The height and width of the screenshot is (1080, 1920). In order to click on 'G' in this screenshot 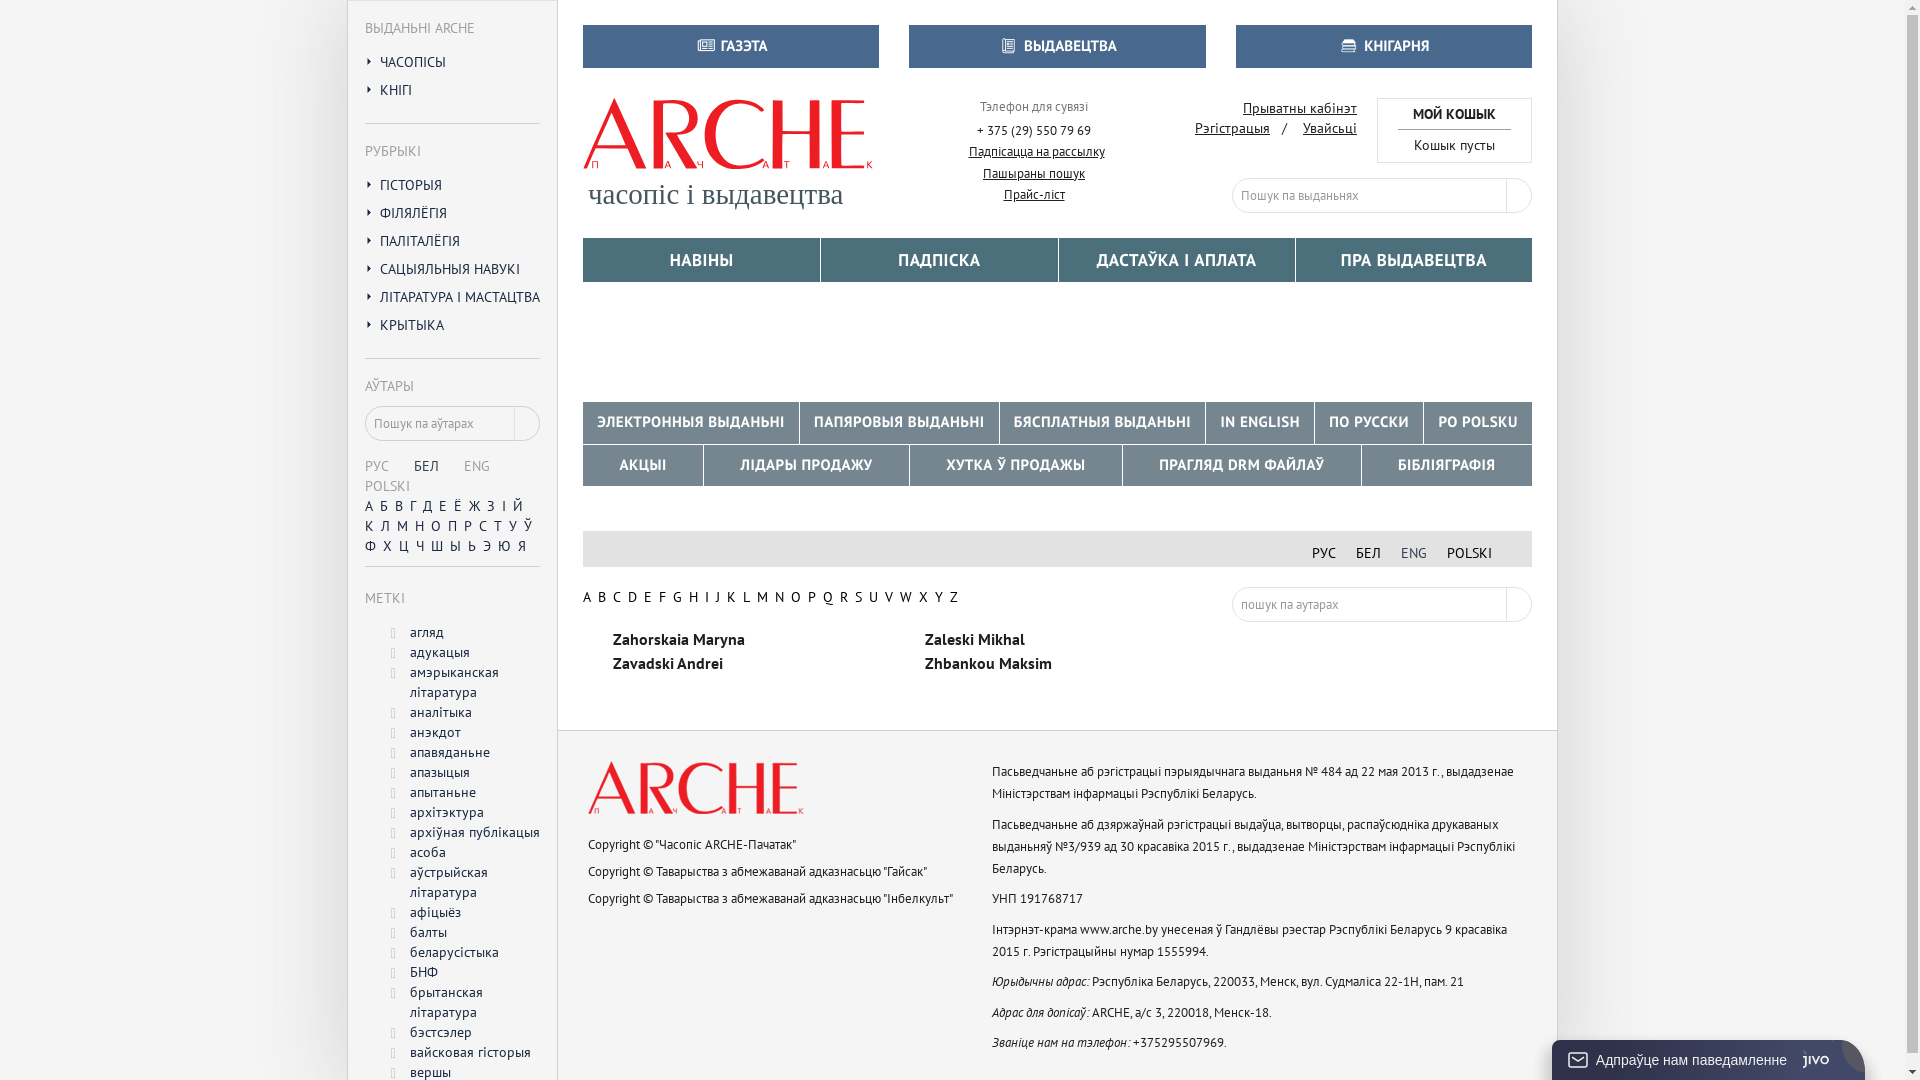, I will do `click(672, 596)`.